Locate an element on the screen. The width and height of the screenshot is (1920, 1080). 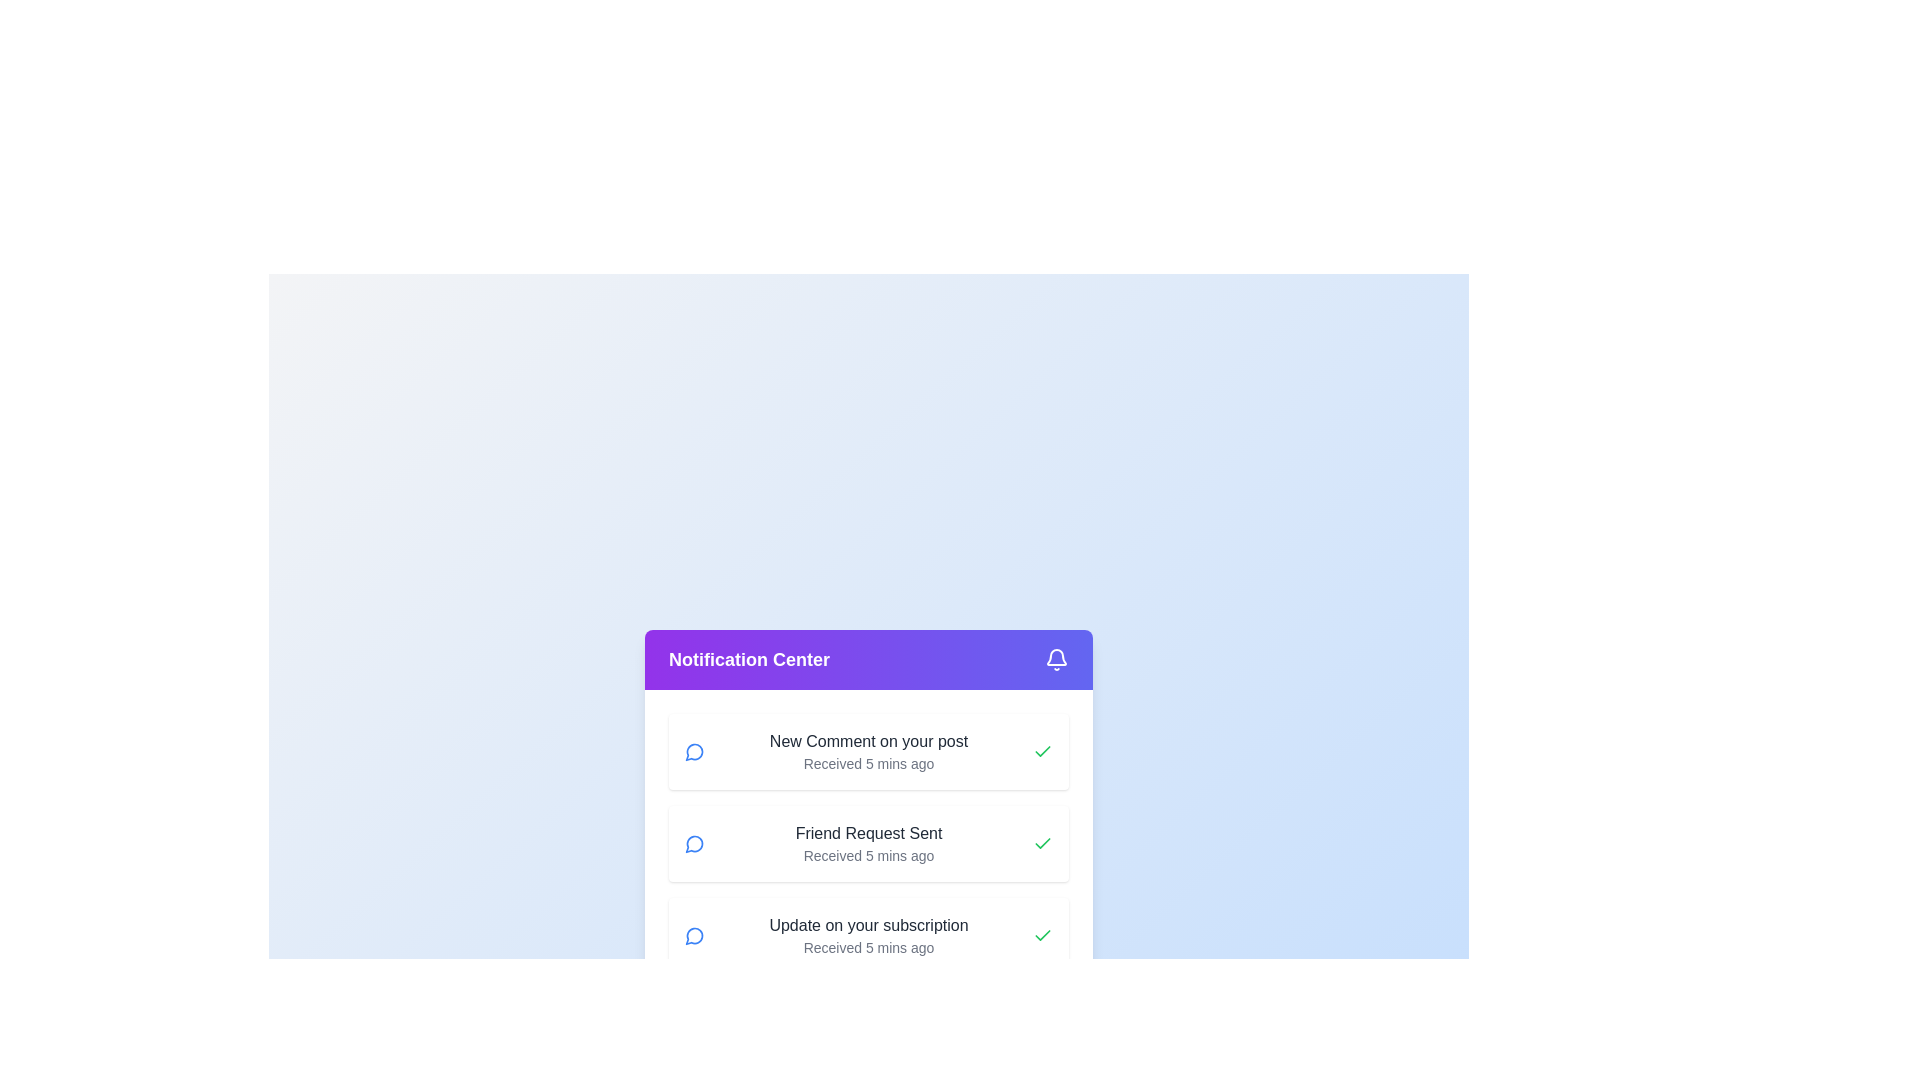
the icon that represents a new comment notification, positioned on the leftmost side of the first notification entry in the Notification Center is located at coordinates (695, 752).